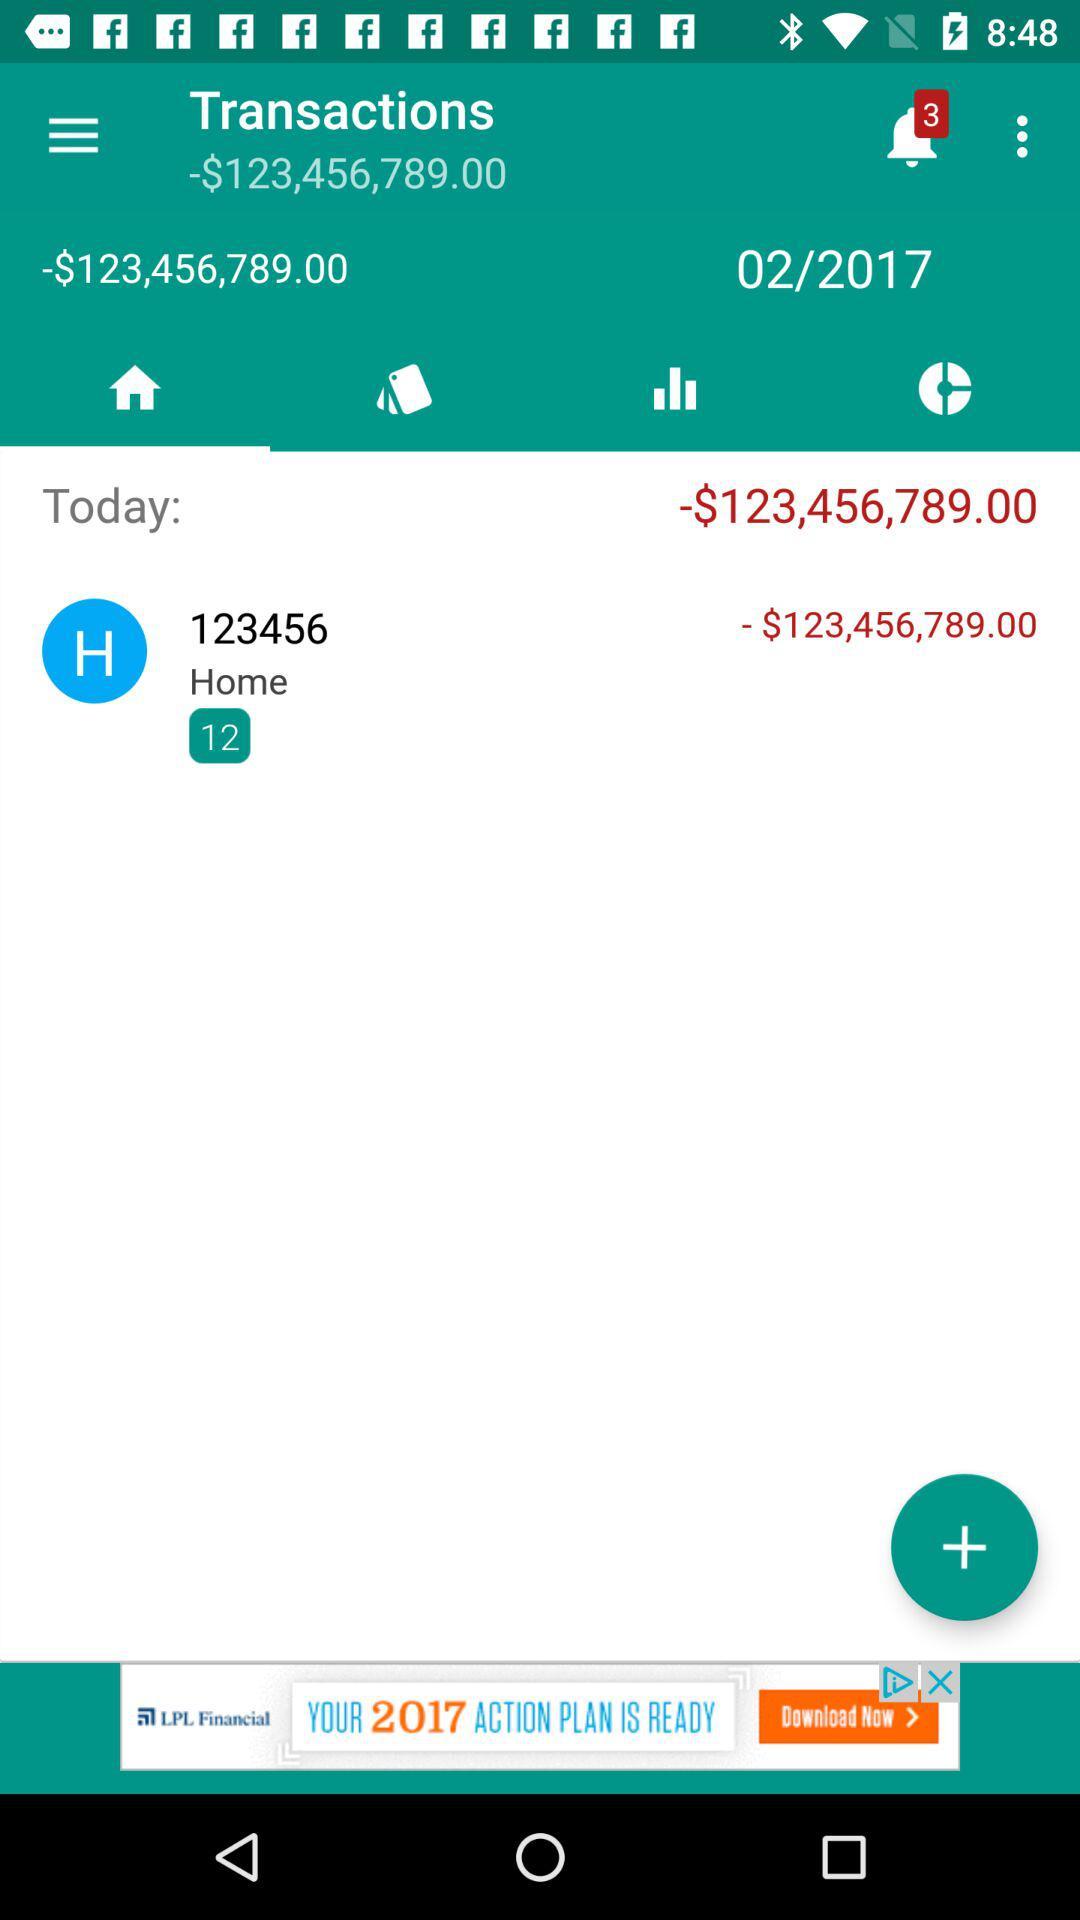 This screenshot has width=1080, height=1920. Describe the element at coordinates (963, 1546) in the screenshot. I see `add button` at that location.